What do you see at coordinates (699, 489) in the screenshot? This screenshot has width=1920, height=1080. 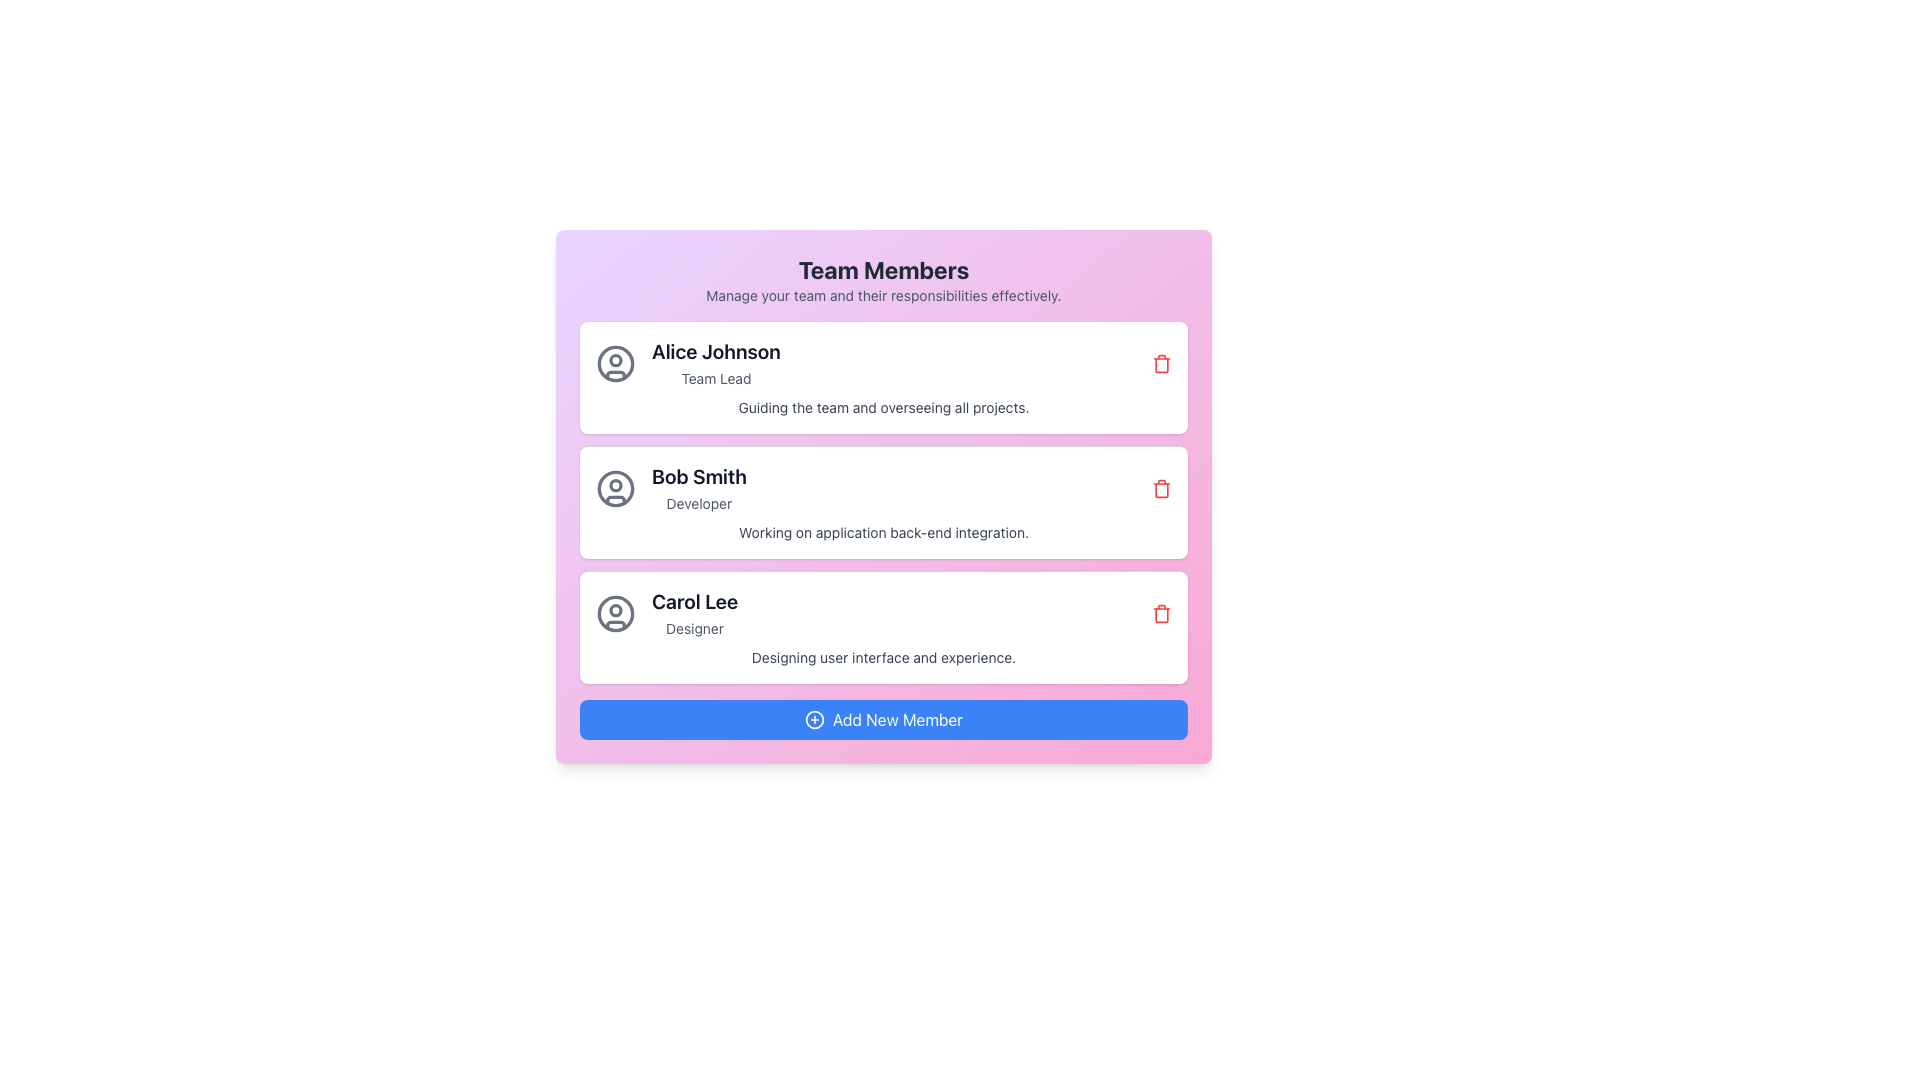 I see `text displayed in the second card of the 'Team Members' section, which shows the name and role of a team member, positioned below Alice Johnson's card and above Carol Lee's card` at bounding box center [699, 489].